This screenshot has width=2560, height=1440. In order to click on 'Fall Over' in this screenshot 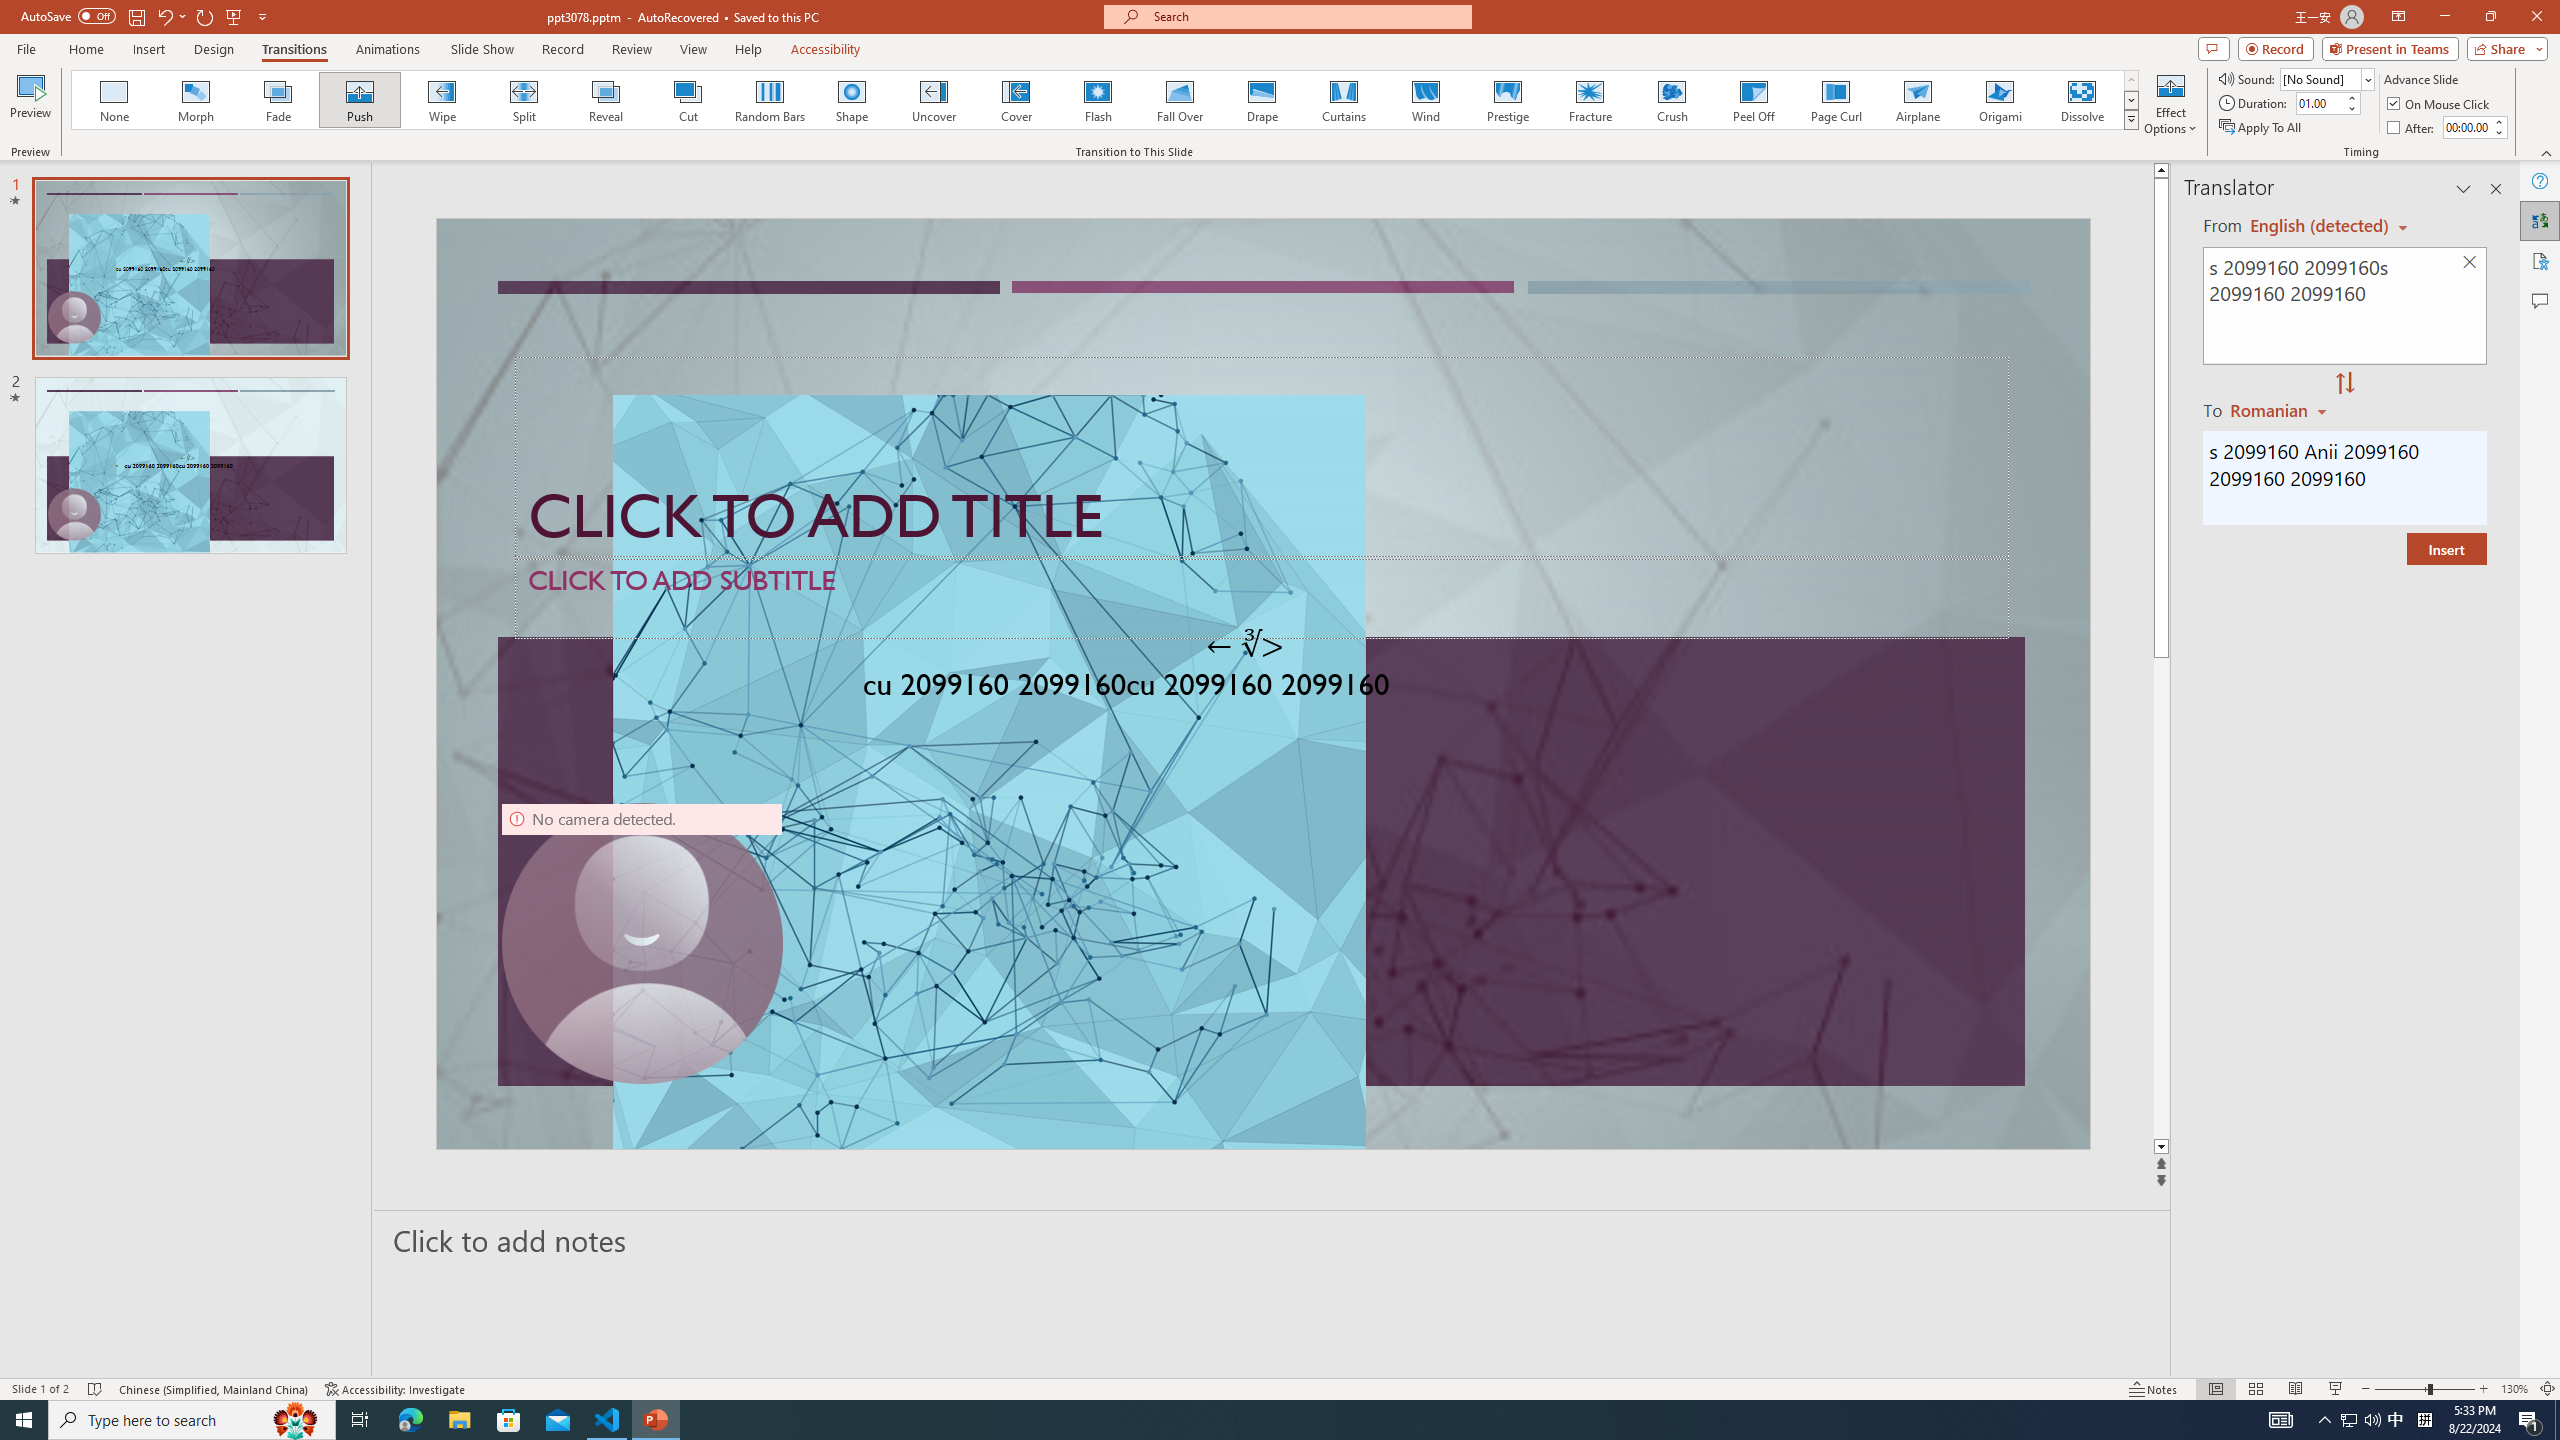, I will do `click(1179, 99)`.